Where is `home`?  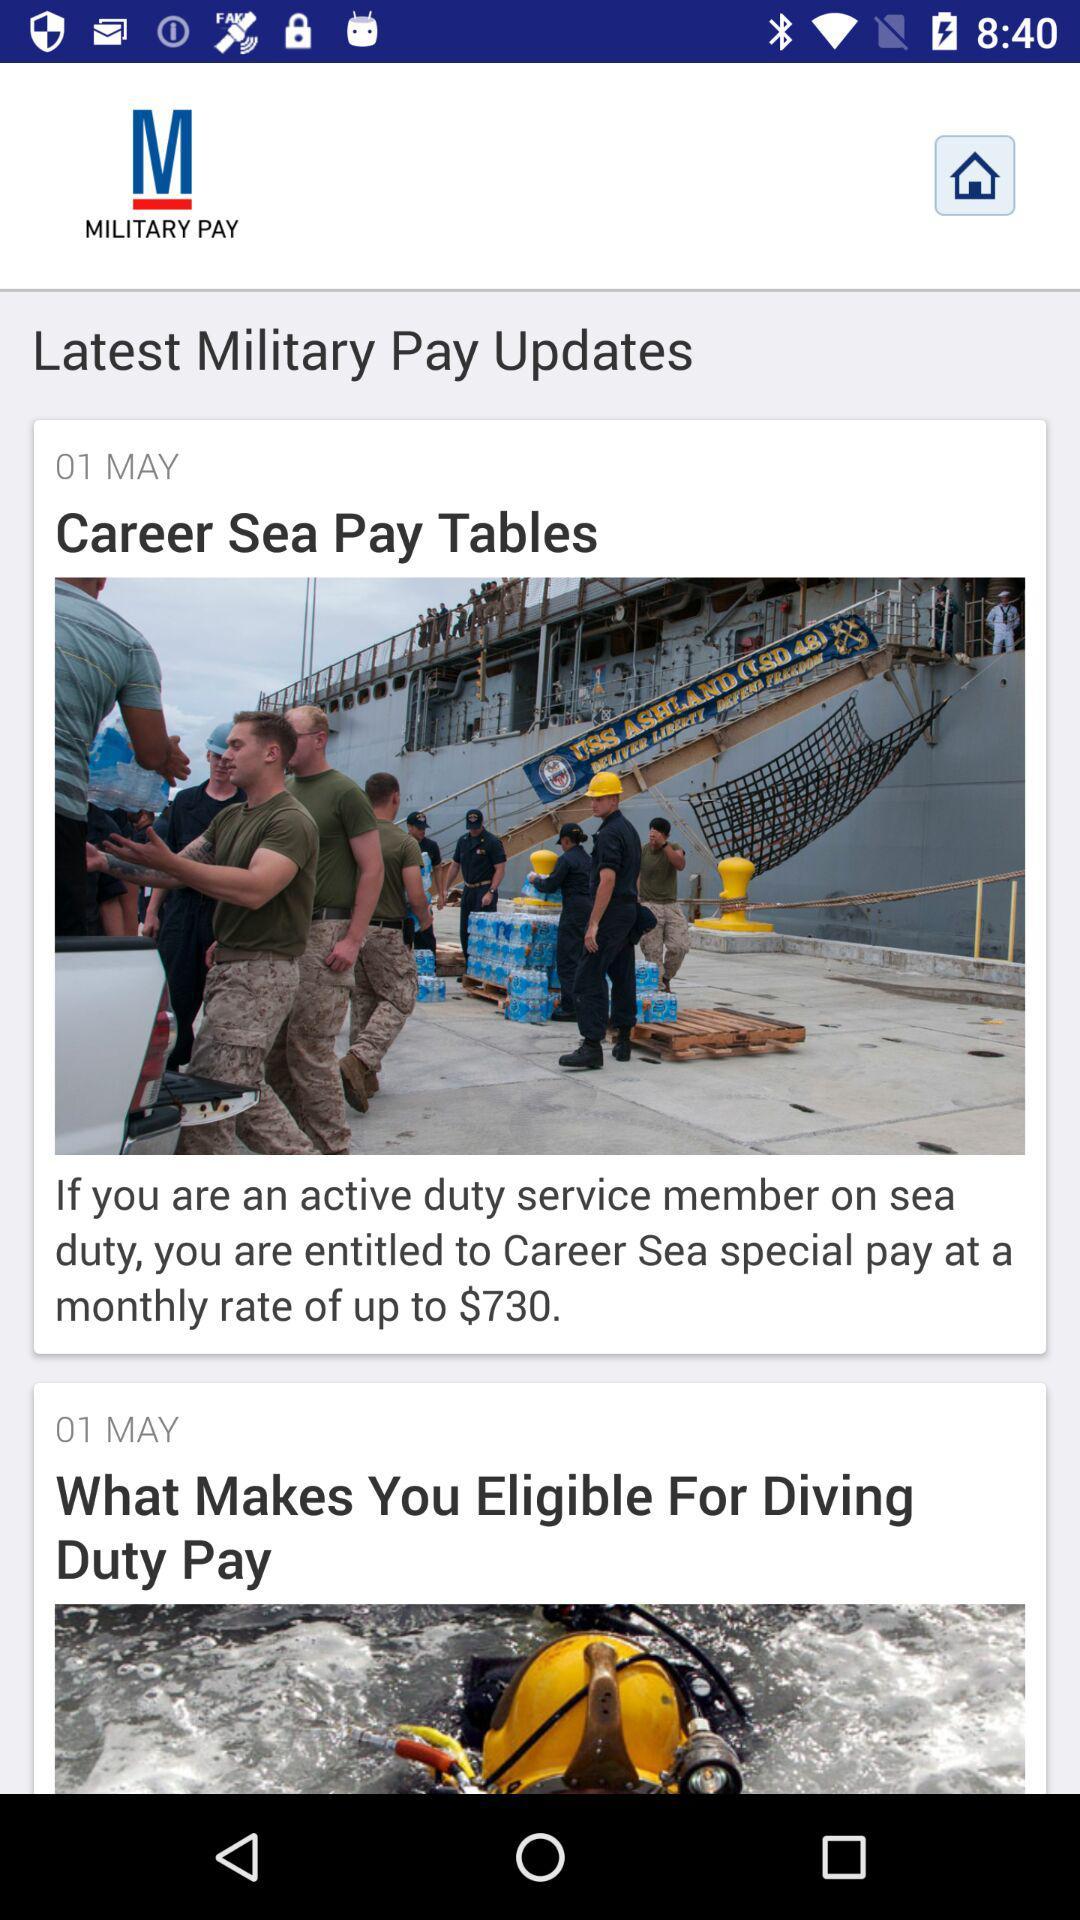 home is located at coordinates (974, 175).